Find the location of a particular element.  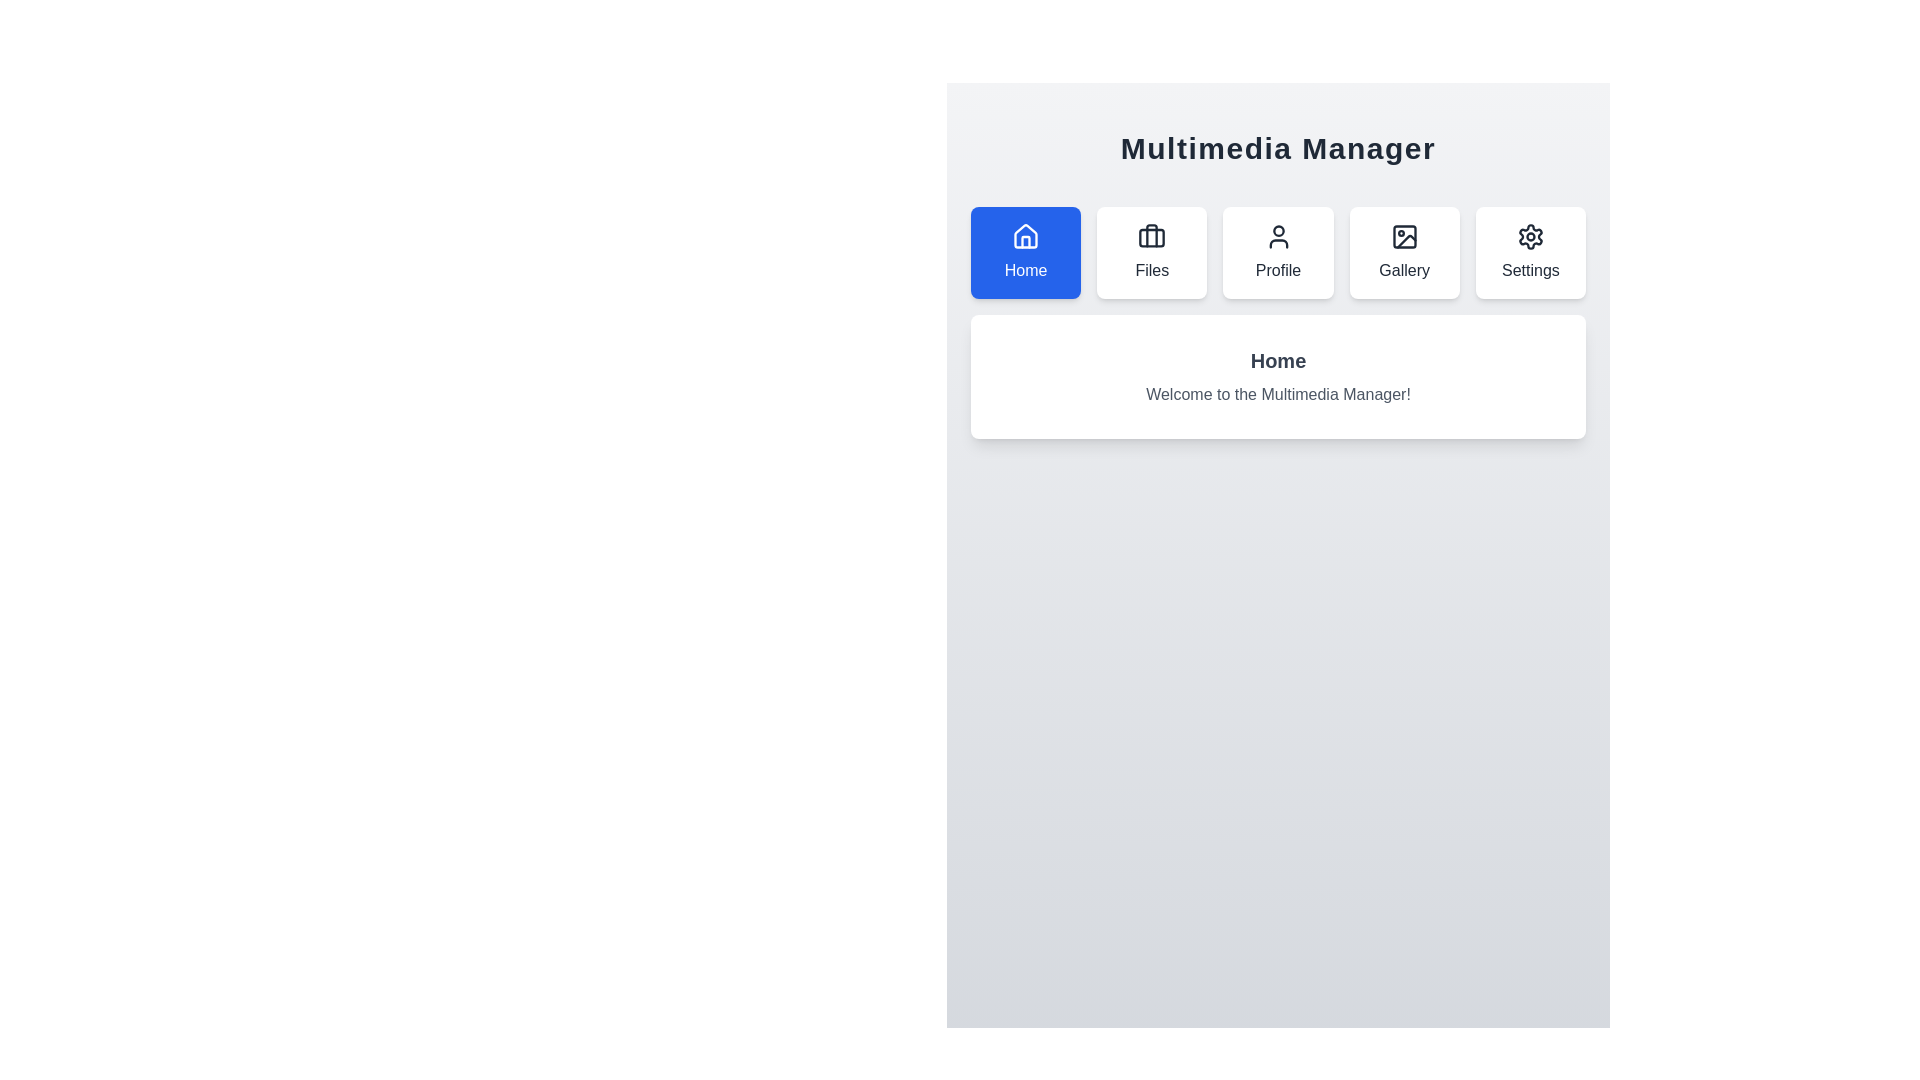

the navigation button located between the 'Home' and 'Profile' buttons is located at coordinates (1152, 252).